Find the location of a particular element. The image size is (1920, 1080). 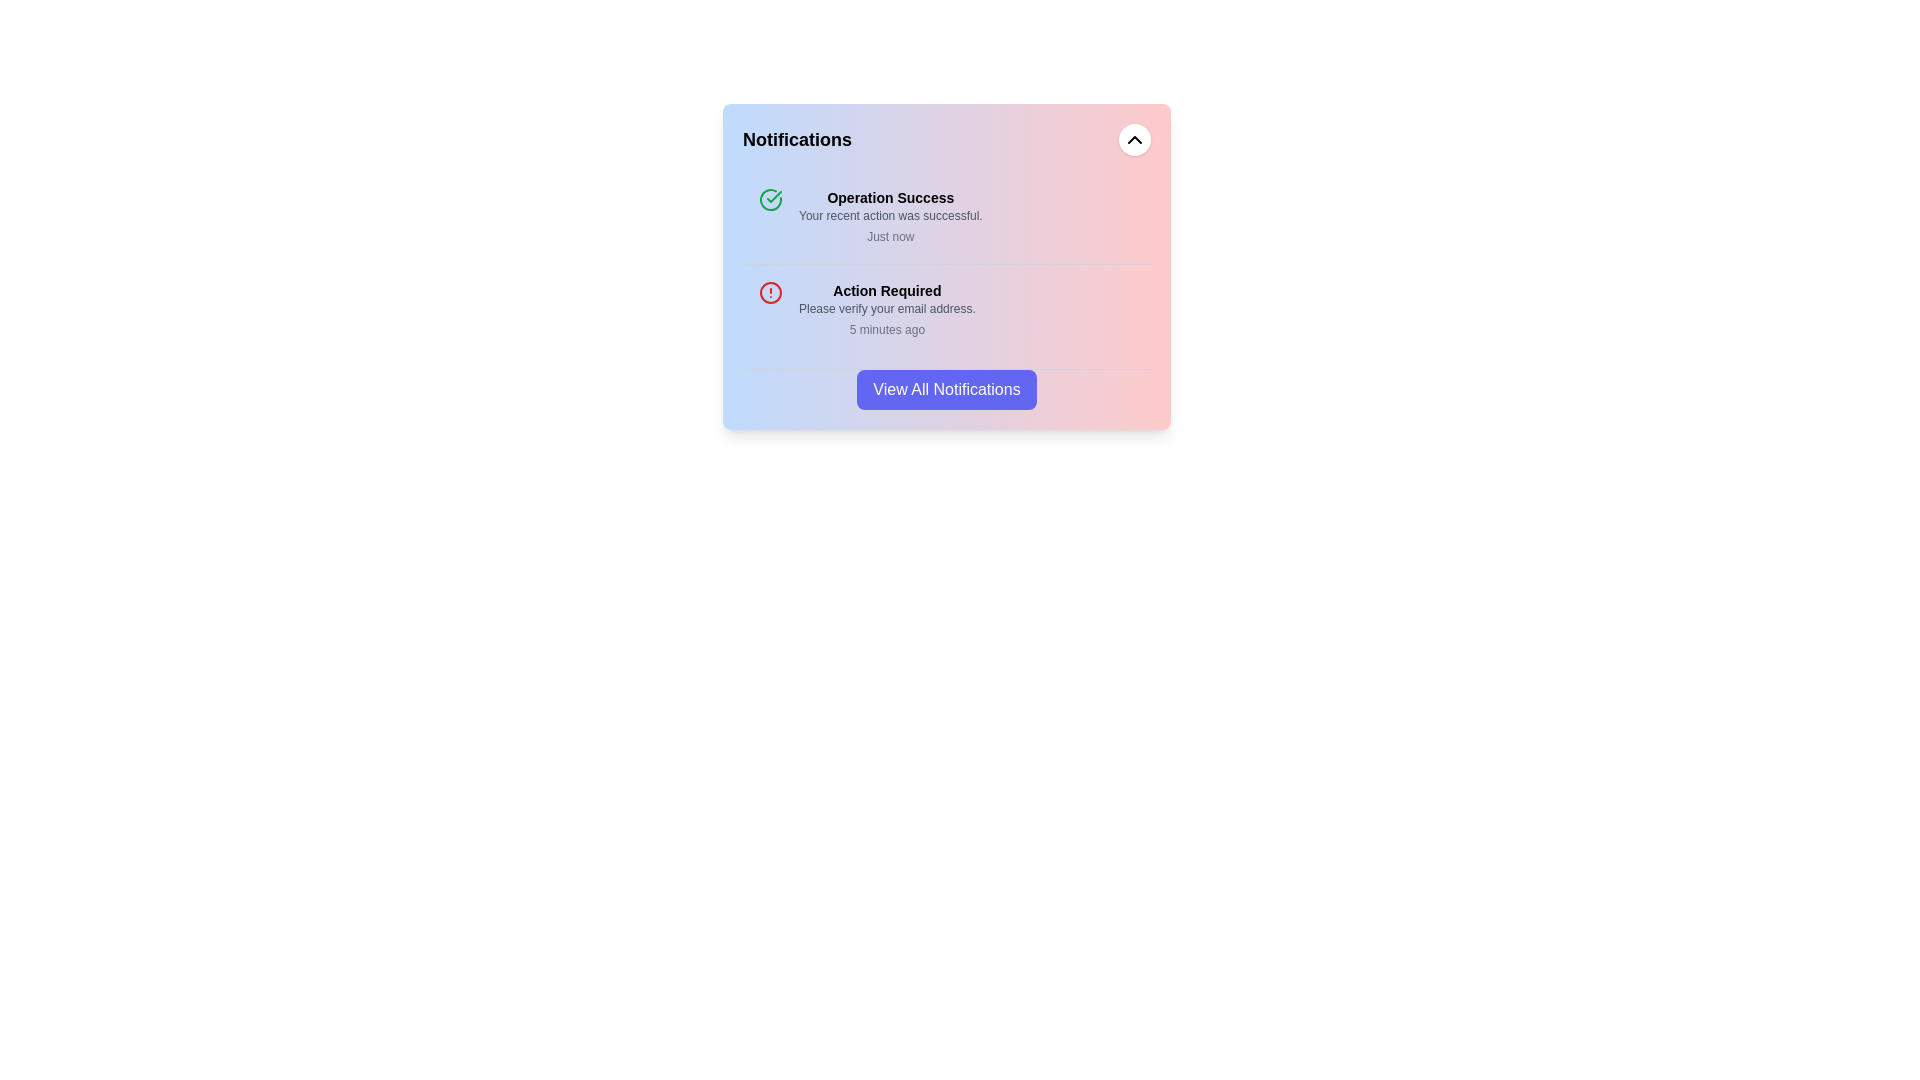

text content of the Notification Message that displays 'Operation Success' with the description 'Your recent action was successful.' is located at coordinates (889, 218).